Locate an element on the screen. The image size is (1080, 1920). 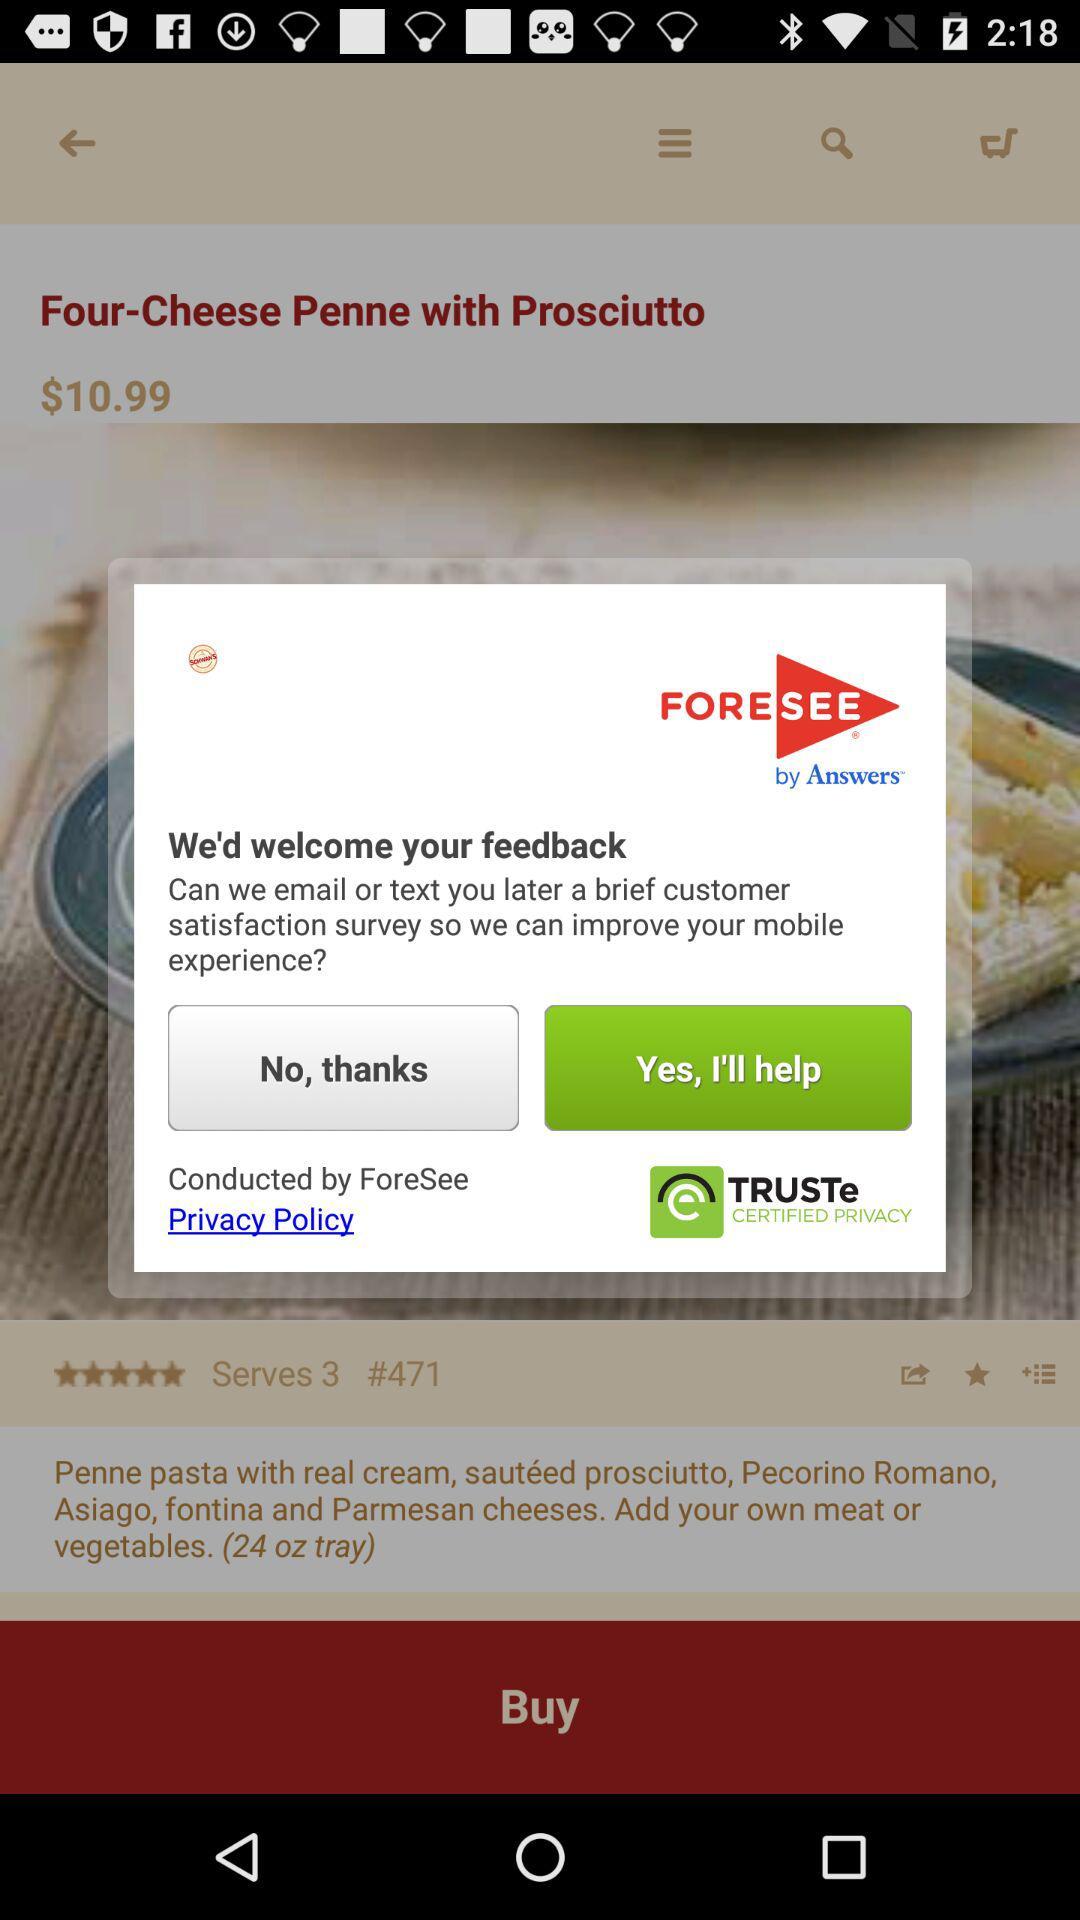
the app below can we email app is located at coordinates (342, 1067).